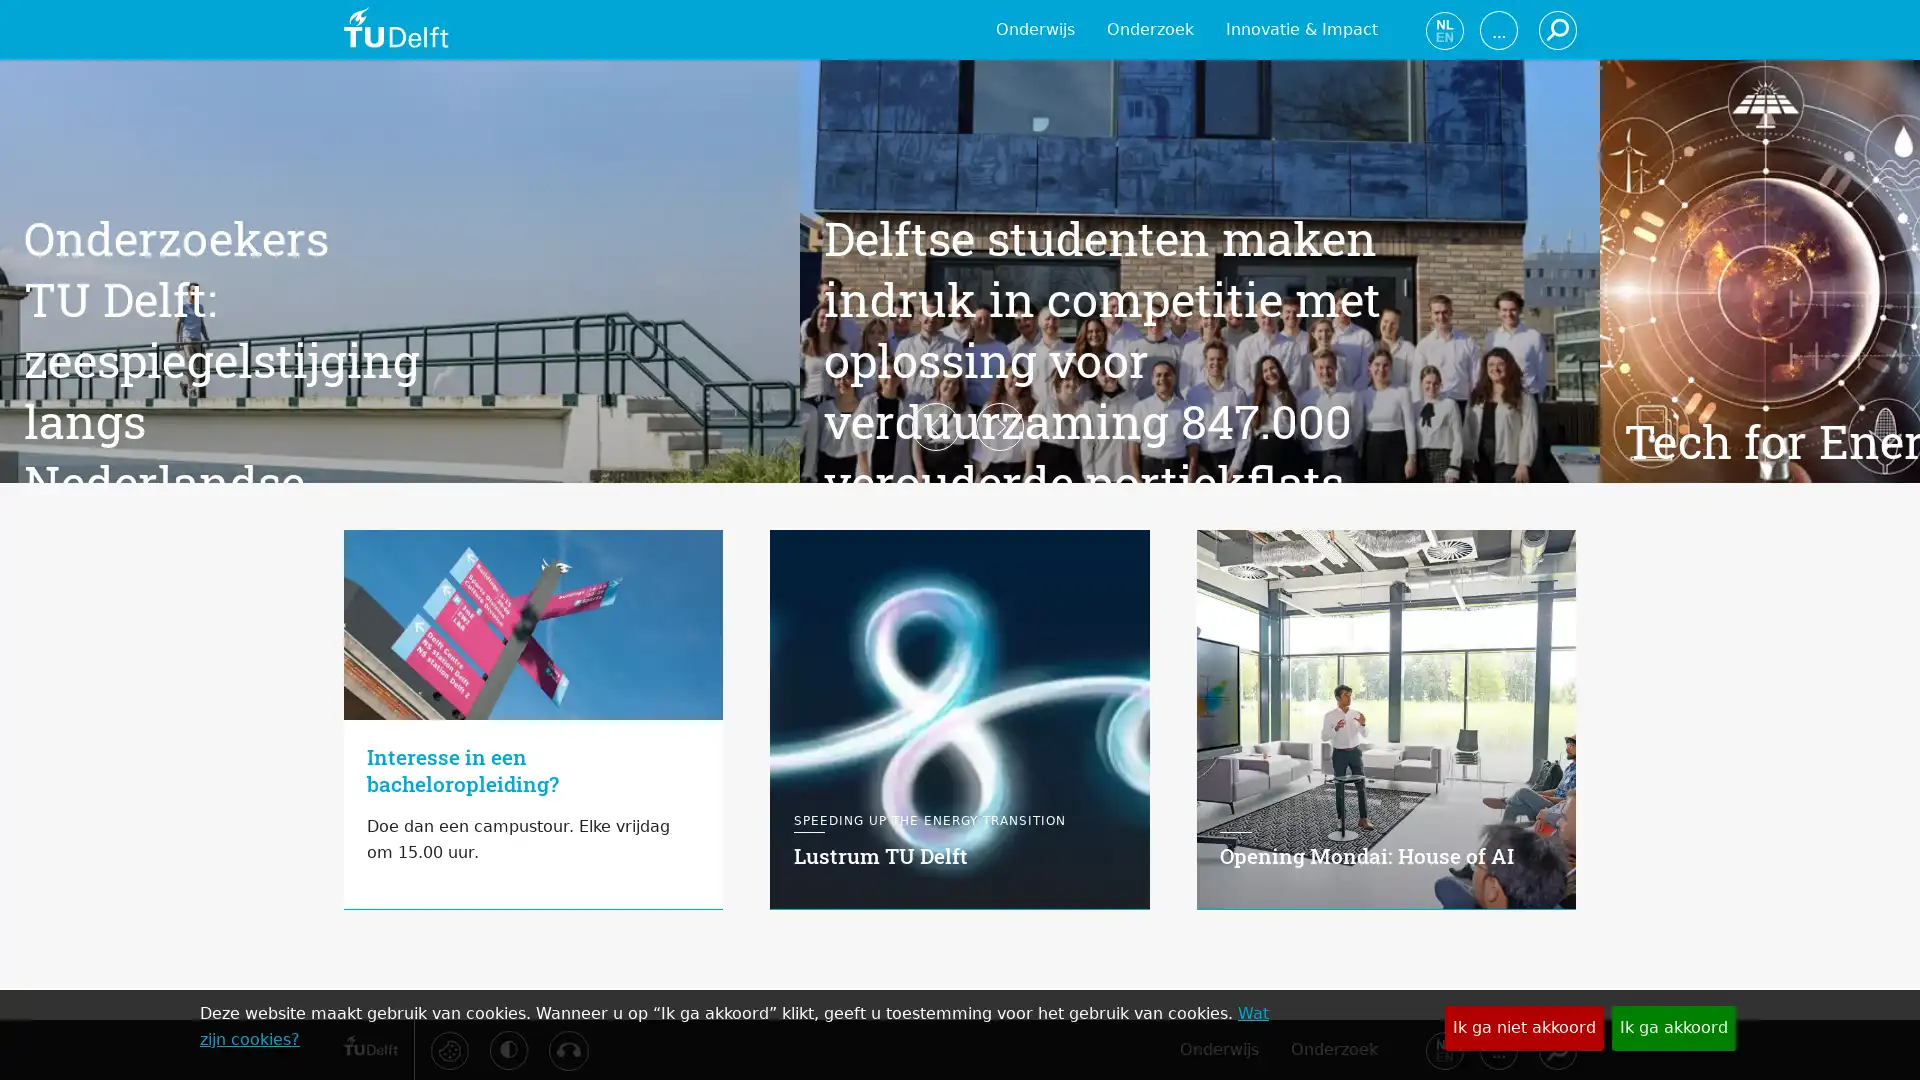 The height and width of the screenshot is (1080, 1920). I want to click on Activeer hoog contrast, so click(508, 1048).